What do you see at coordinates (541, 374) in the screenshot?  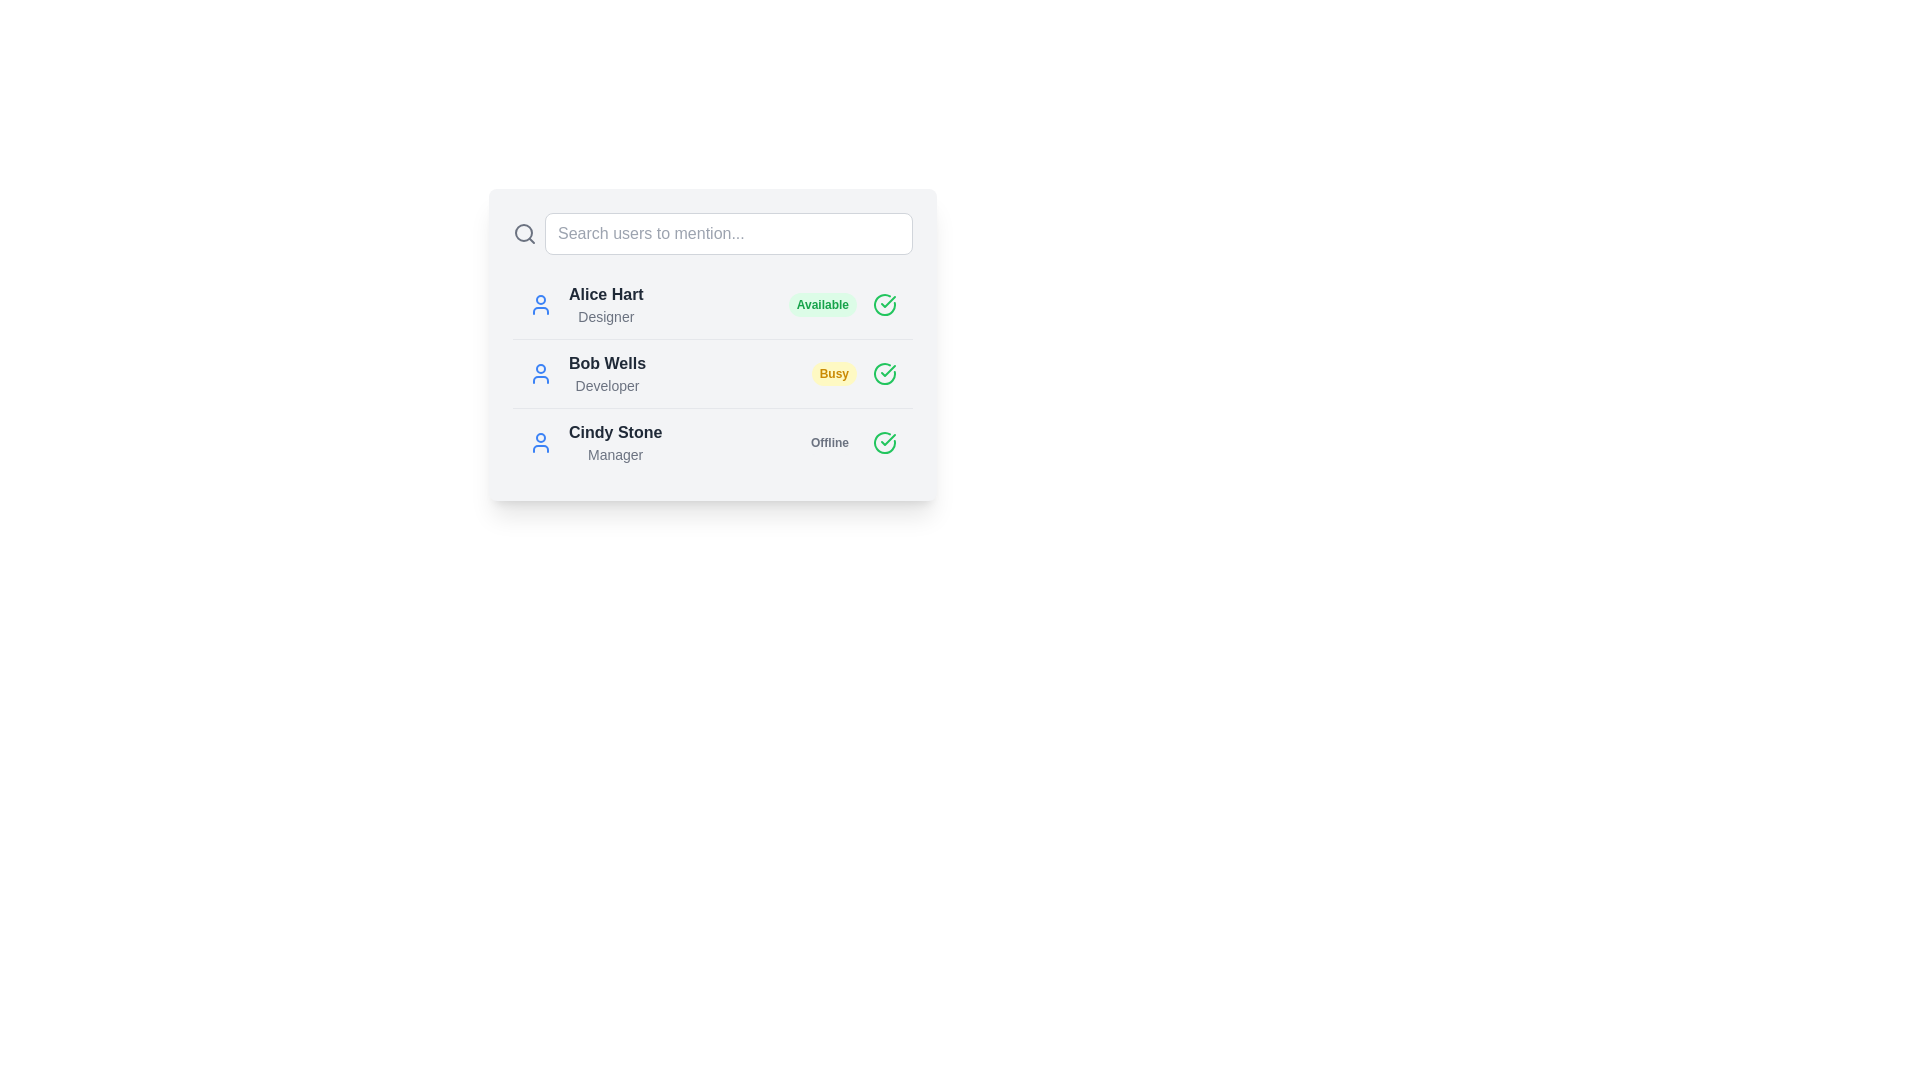 I see `the circular user profile icon with a blue color outline, which is positioned to the left of 'Bob Wells' and directly above 'Busy'` at bounding box center [541, 374].